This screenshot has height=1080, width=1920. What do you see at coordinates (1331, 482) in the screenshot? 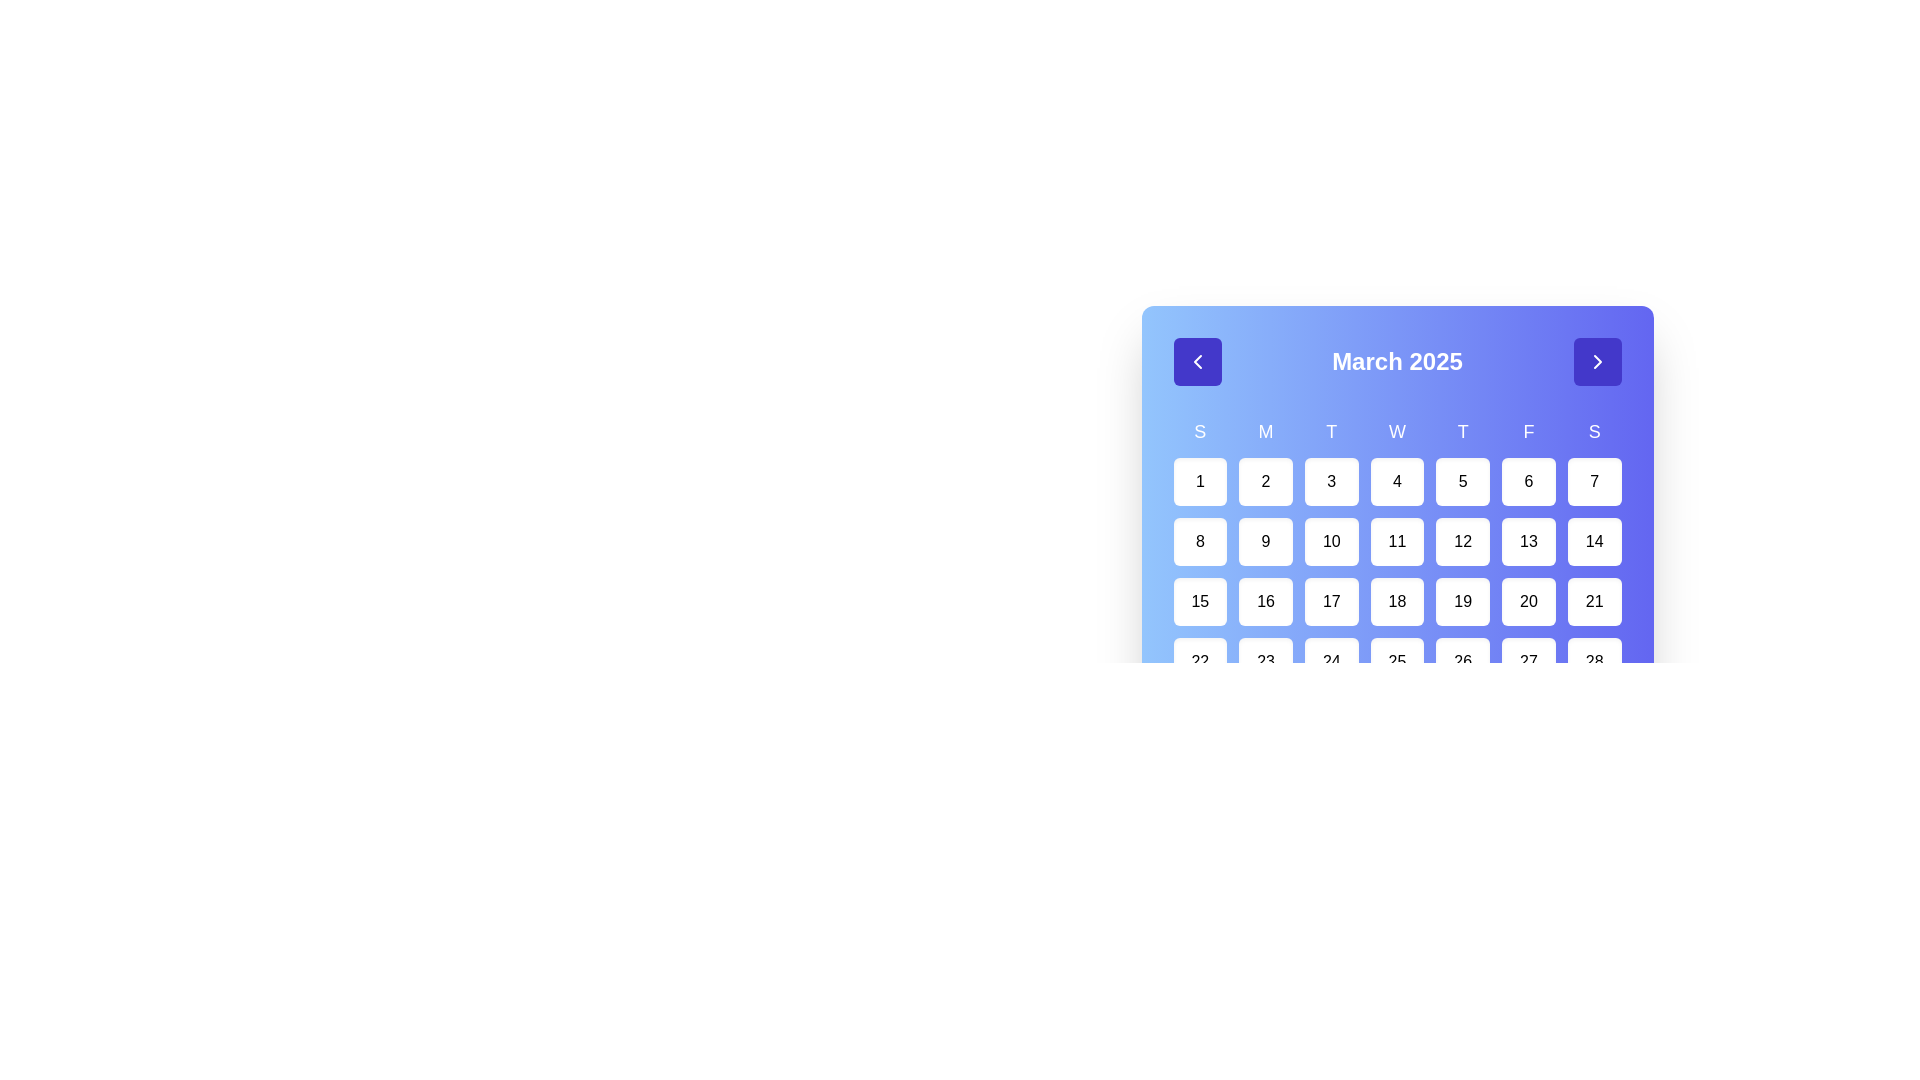
I see `the white rounded square button displaying the number '3' located in the third column under the 'T' header of the calendar grid` at bounding box center [1331, 482].